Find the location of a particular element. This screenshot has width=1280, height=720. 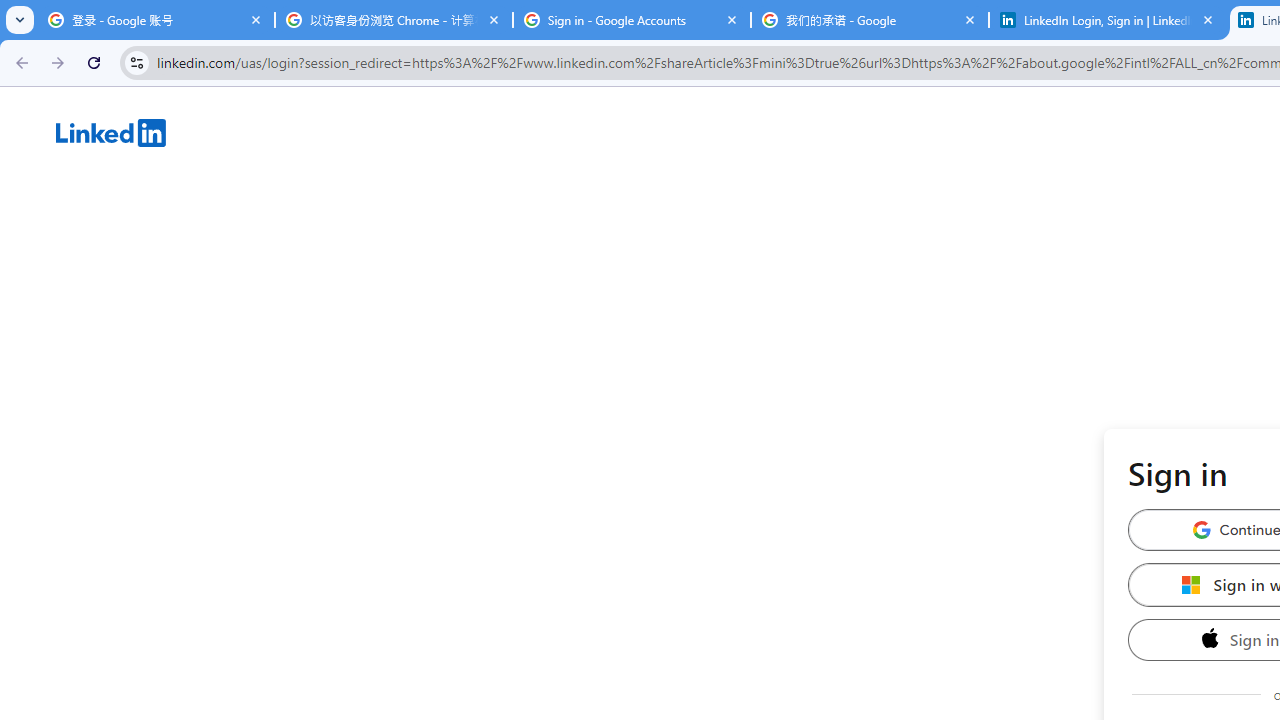

'Sign in - Google Accounts' is located at coordinates (631, 20).